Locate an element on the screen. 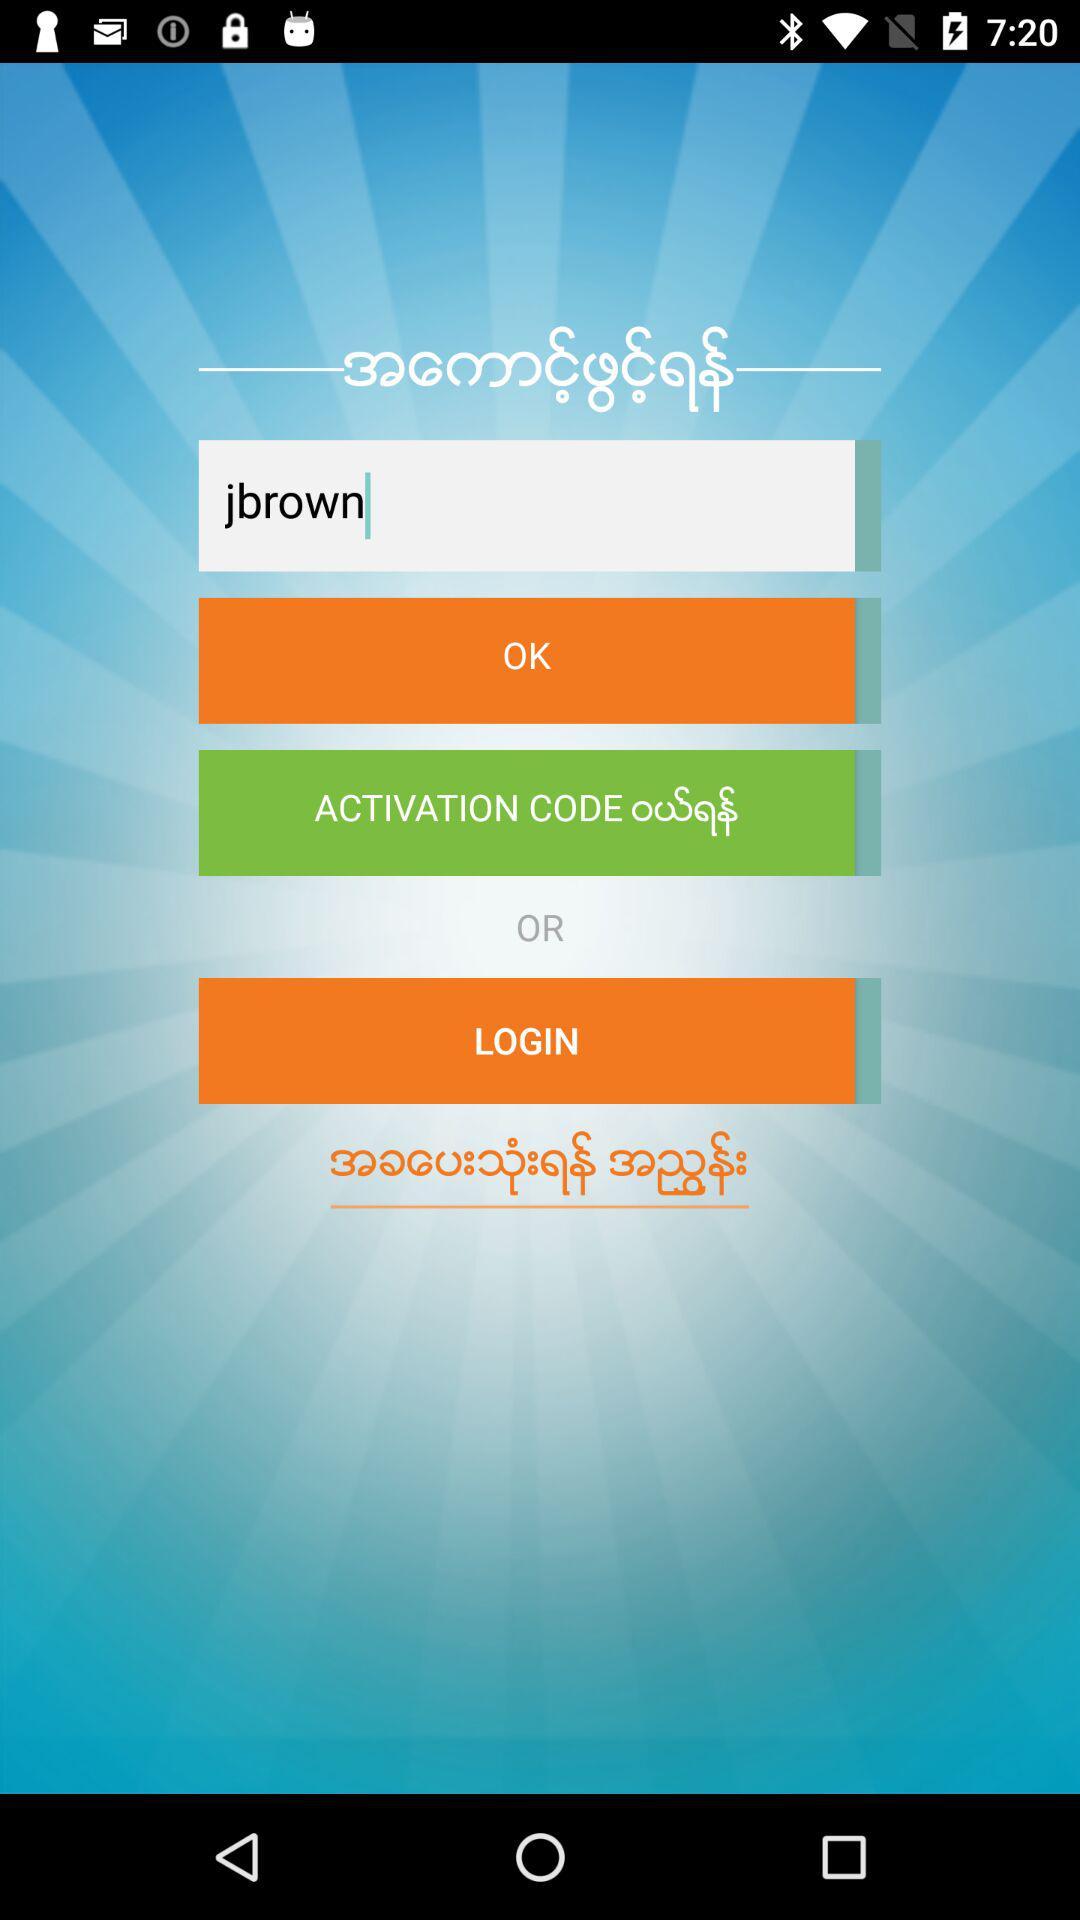  login icon is located at coordinates (525, 1040).